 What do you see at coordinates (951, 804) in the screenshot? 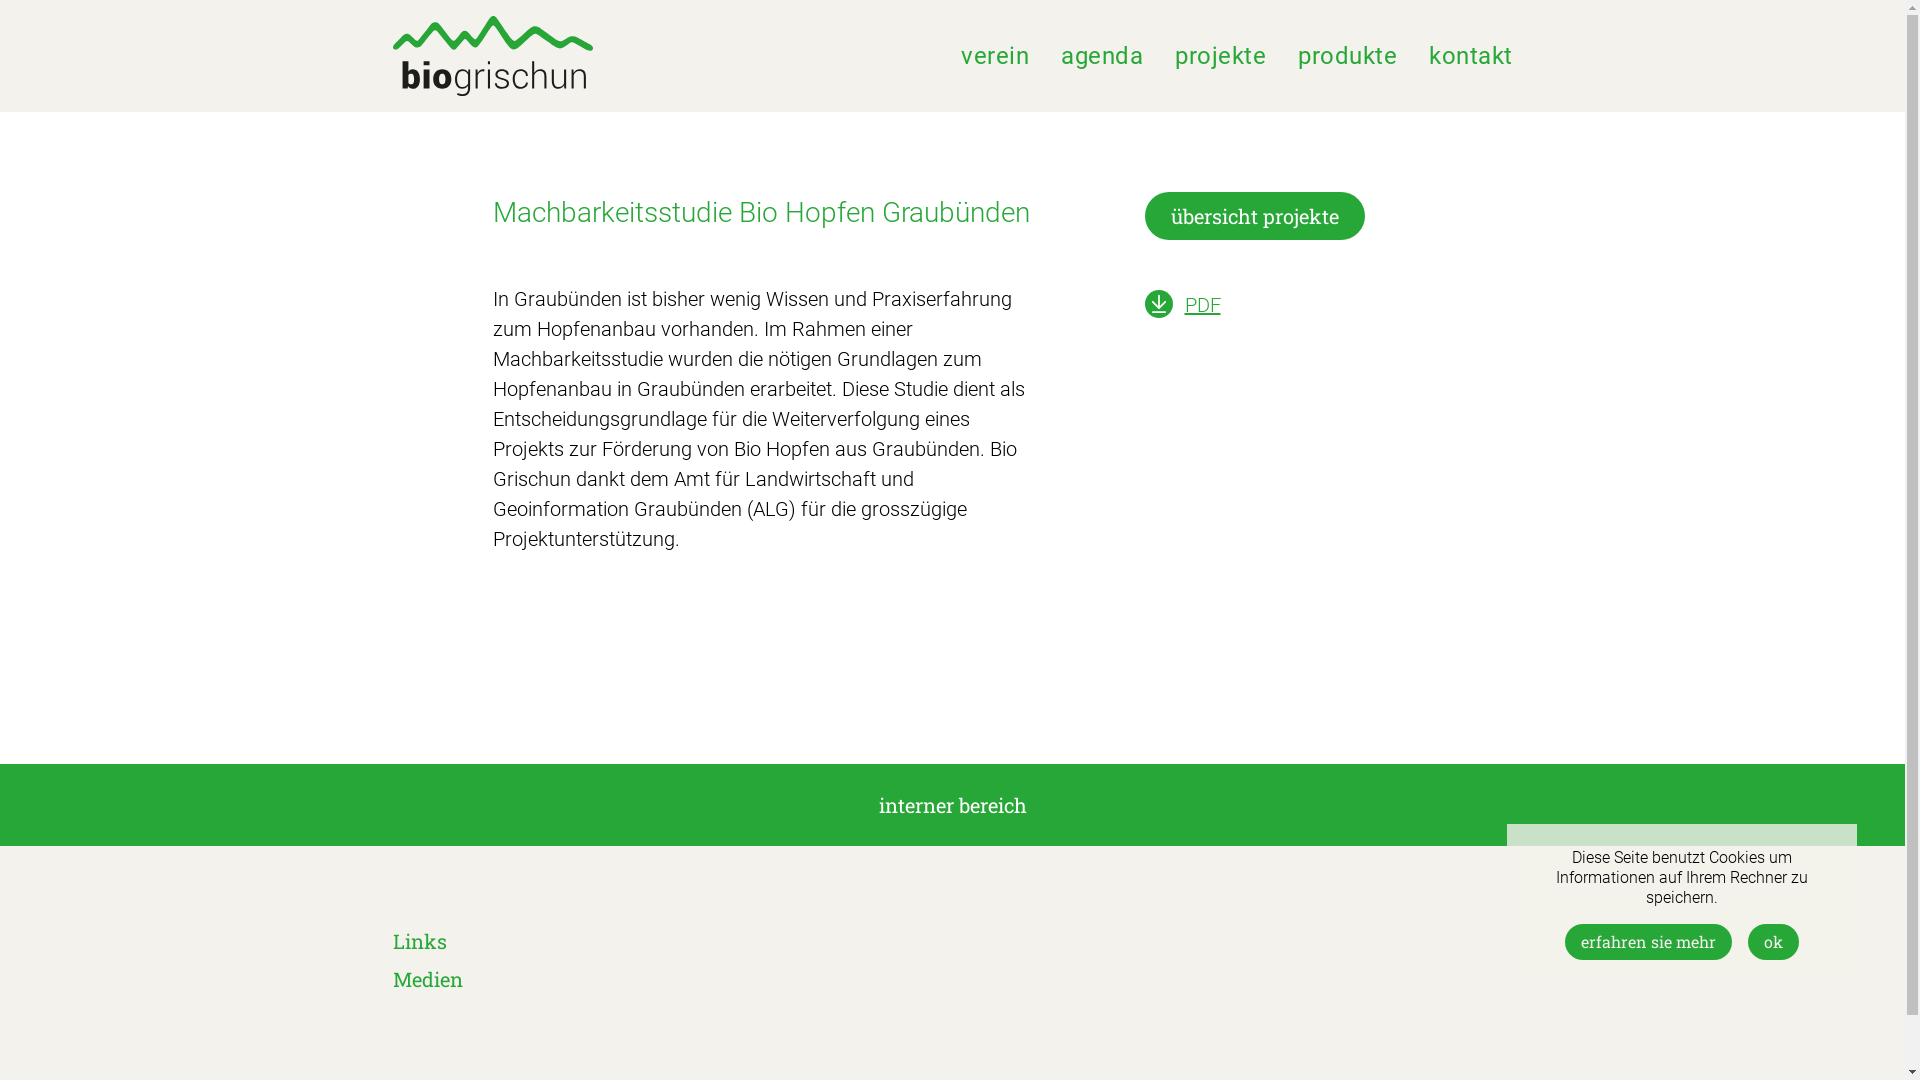
I see `'interner bereich'` at bounding box center [951, 804].